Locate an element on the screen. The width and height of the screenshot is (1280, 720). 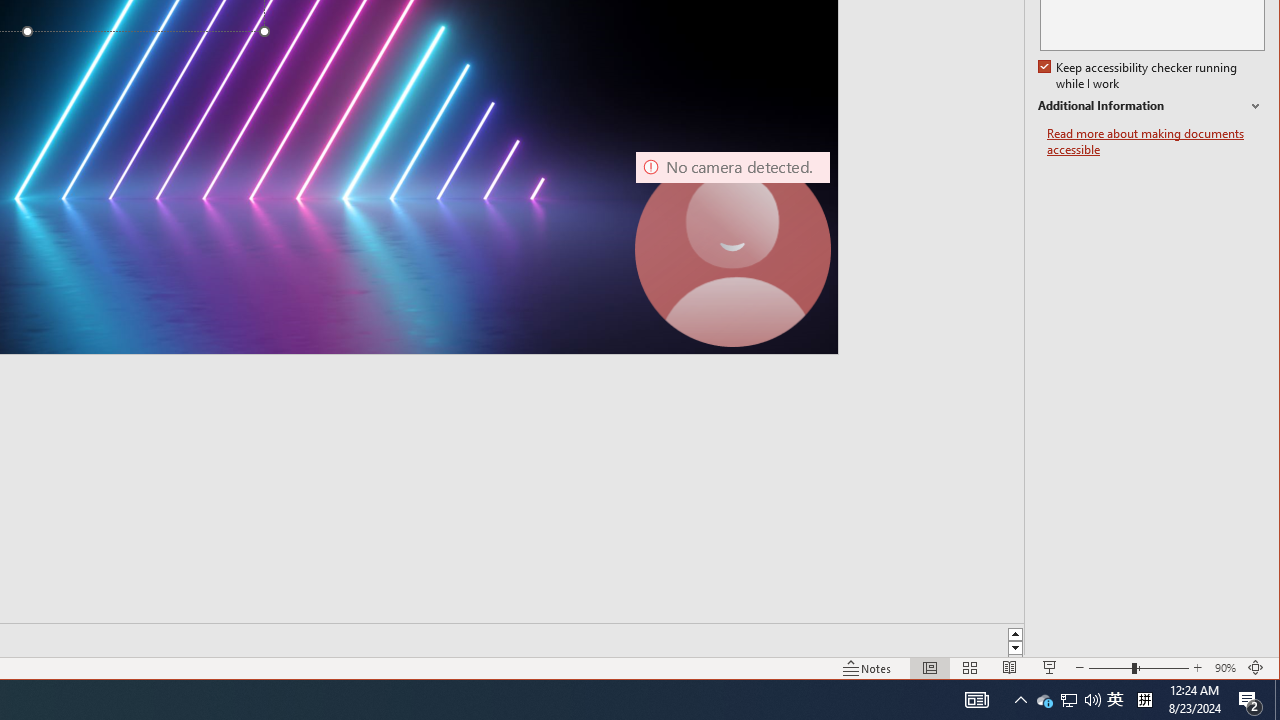
'Normal' is located at coordinates (928, 668).